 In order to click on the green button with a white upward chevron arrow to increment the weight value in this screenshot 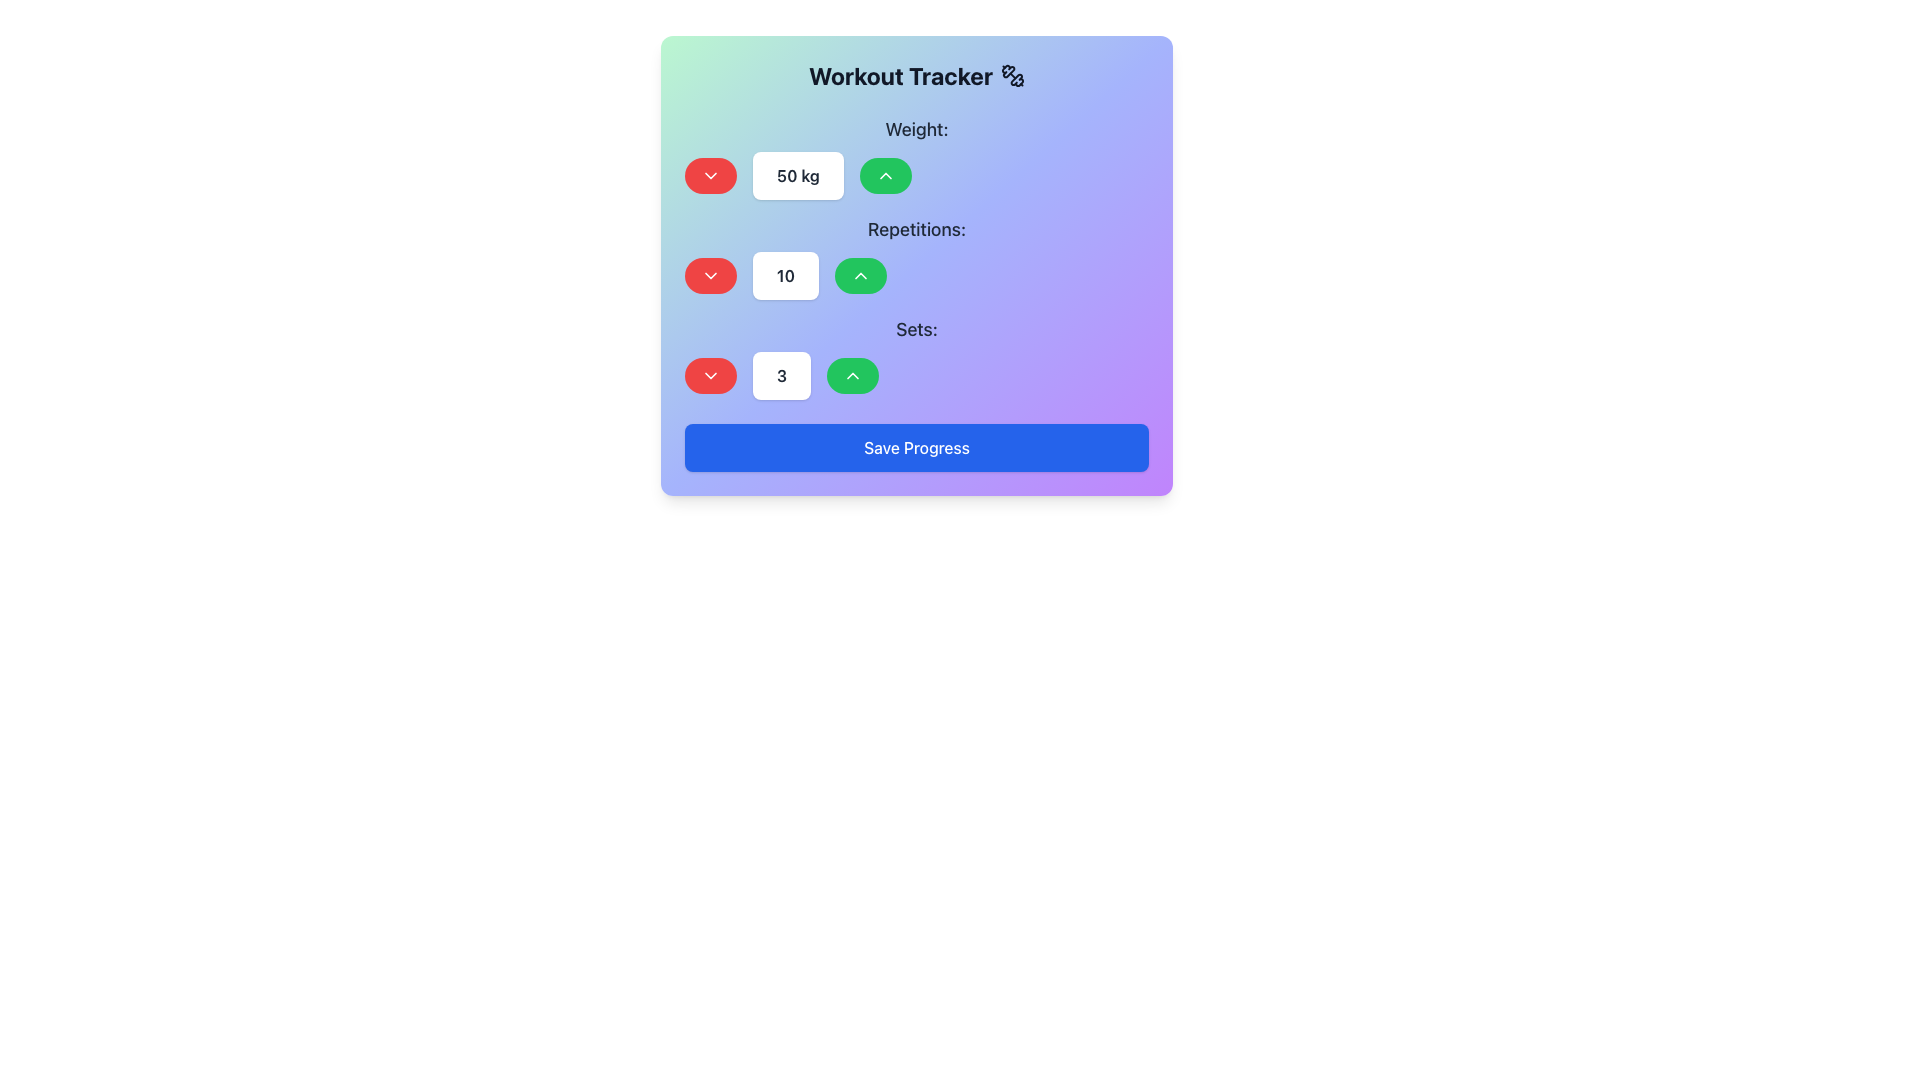, I will do `click(884, 175)`.